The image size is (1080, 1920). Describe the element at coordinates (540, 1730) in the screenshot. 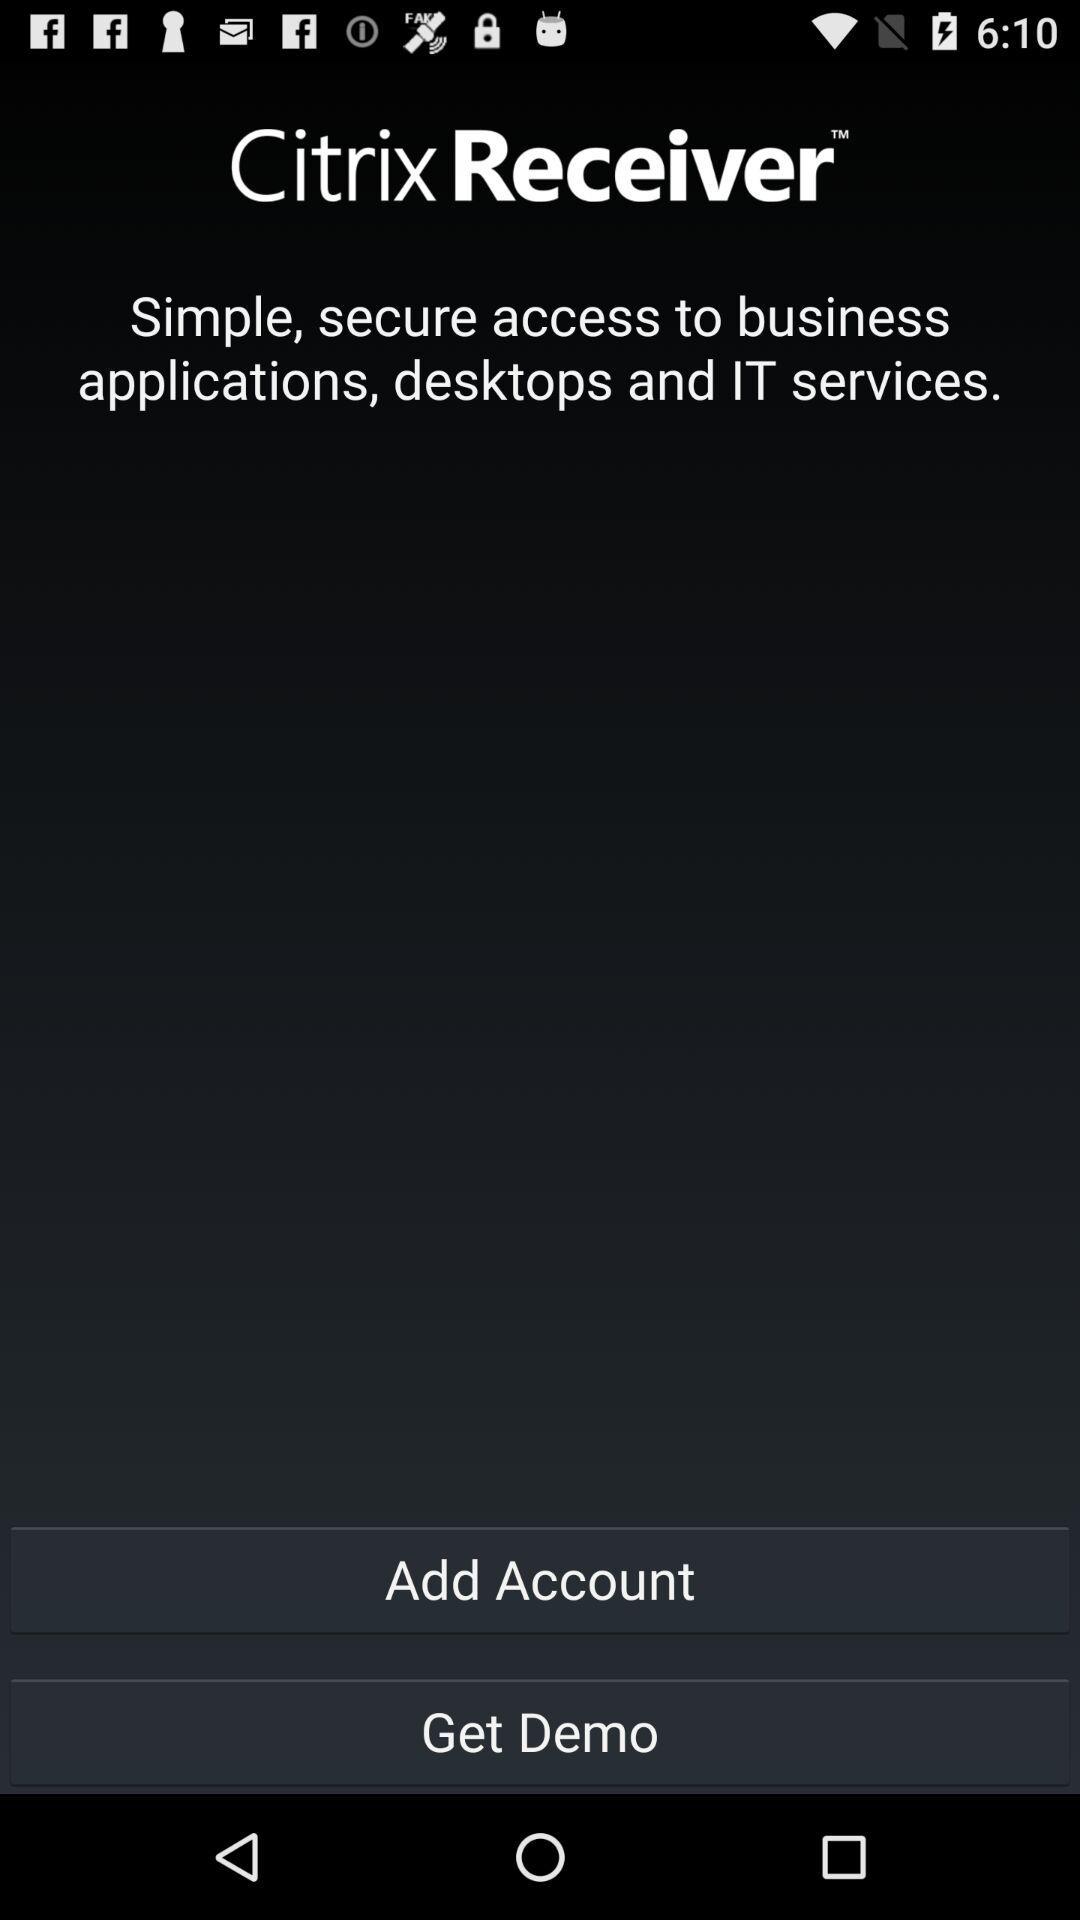

I see `the get demo button` at that location.